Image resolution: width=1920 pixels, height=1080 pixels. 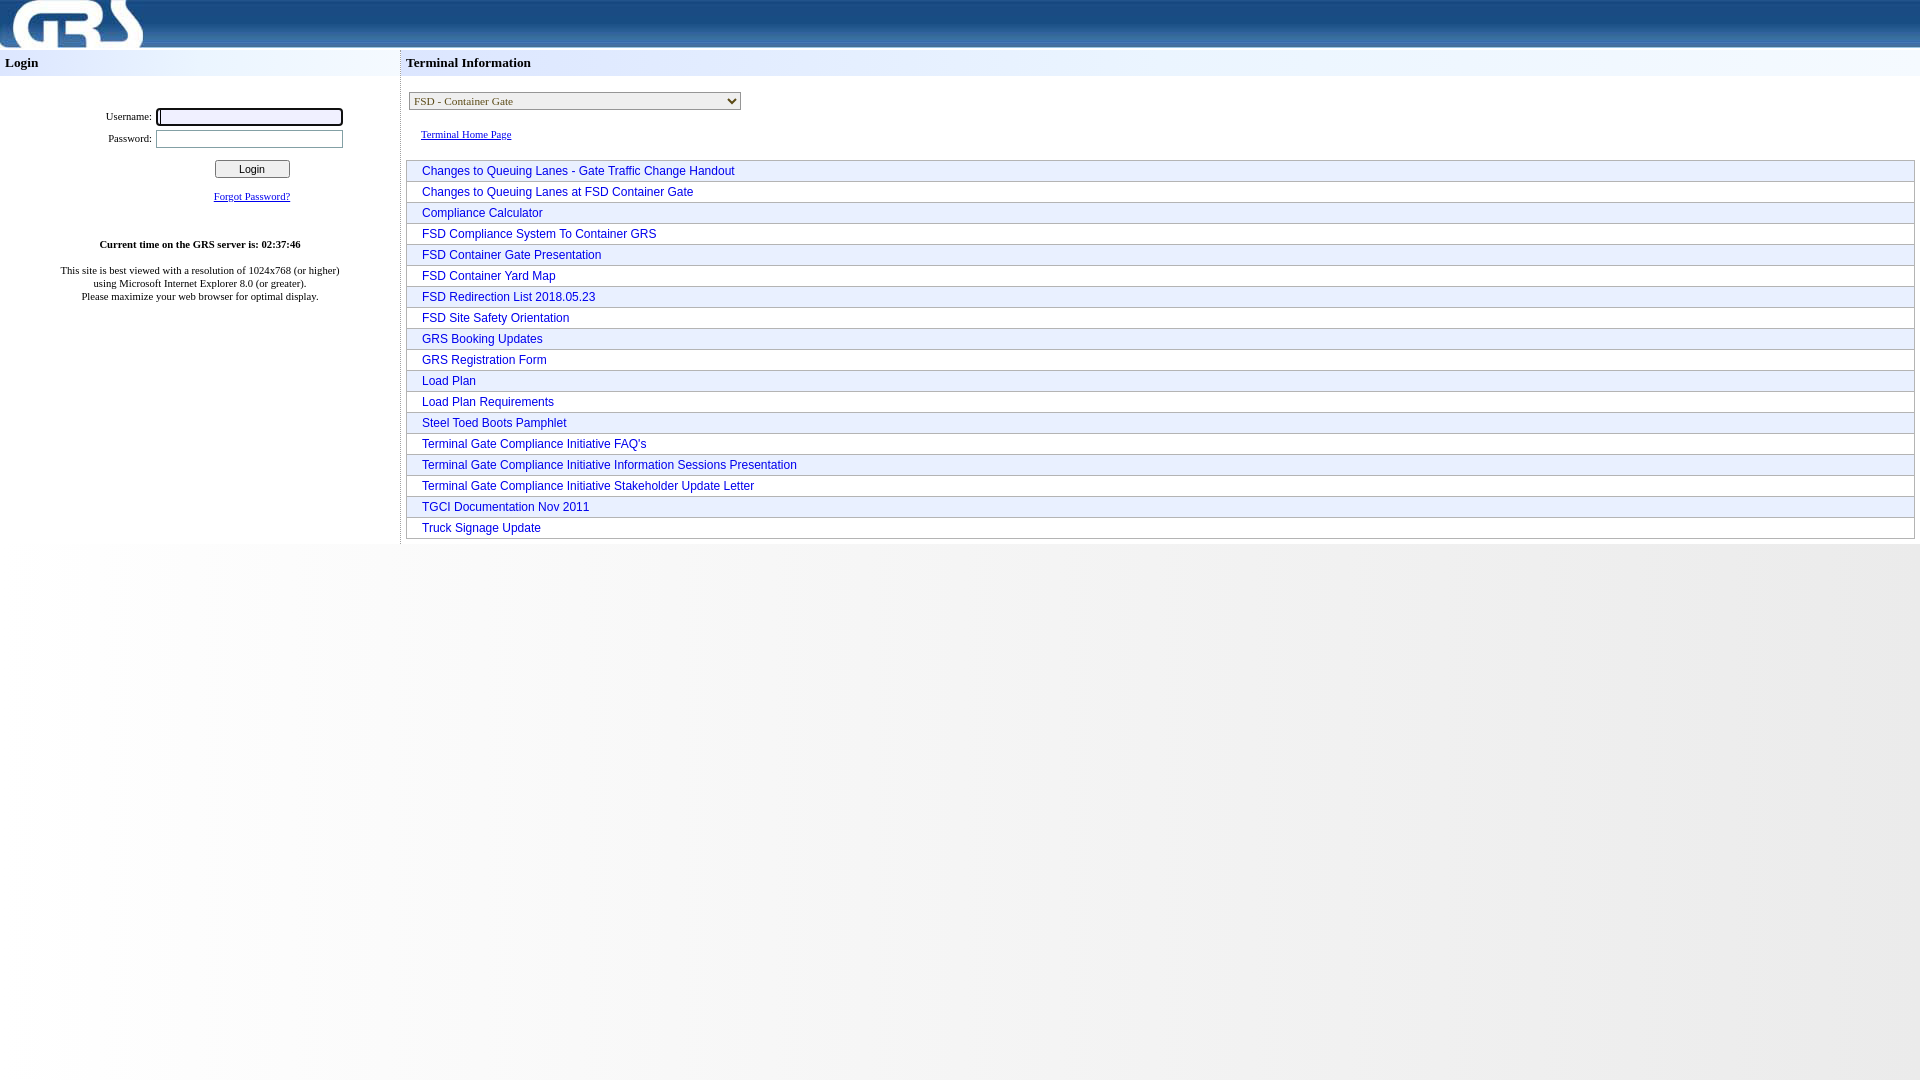 I want to click on 'FSD Compliance System To Container GRS', so click(x=534, y=233).